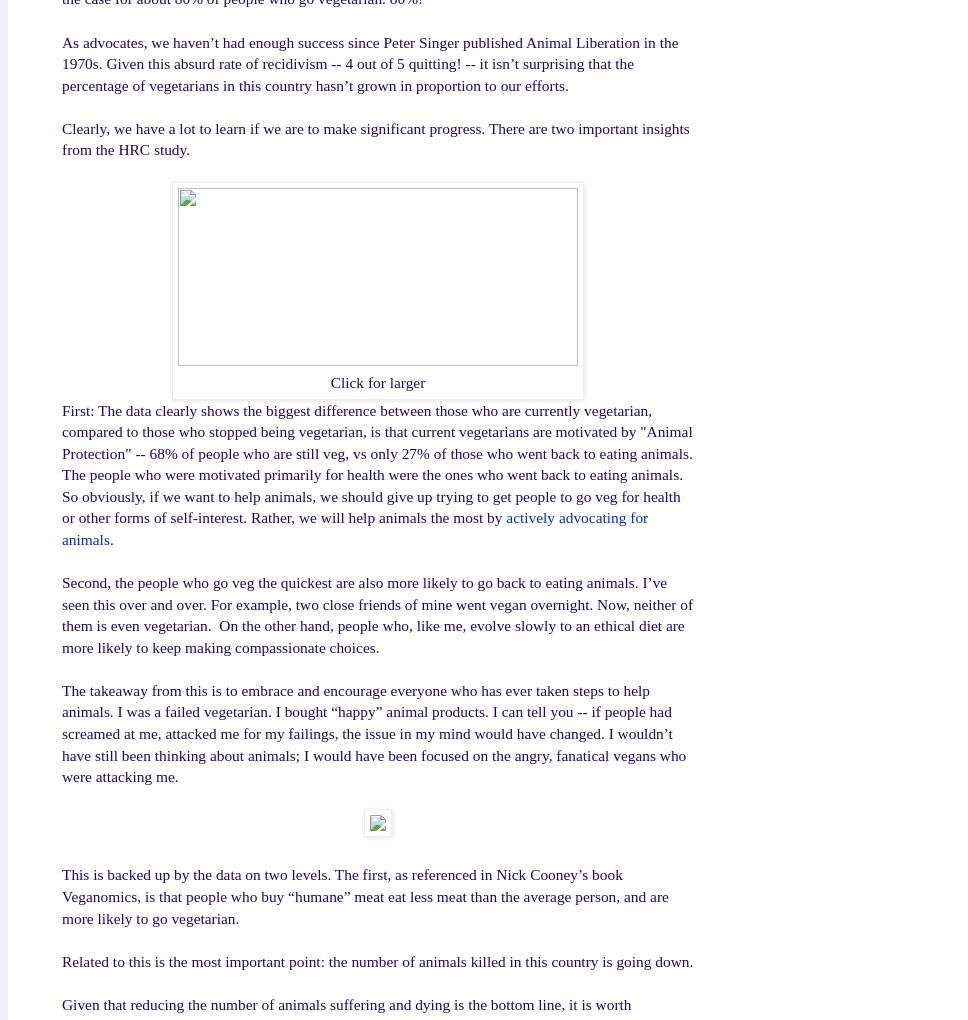 Image resolution: width=968 pixels, height=1020 pixels. I want to click on 'The takeaway from this is to embrace and encourage everyone who has ever taken steps to help animals. I was a failed vegetarian. I bought “happy” animal products. I can tell you -- if people had screamed at me, attacked me for my failings, the issue in my mind would have changed. I wouldn’t have still been thinking about animals; I would have been focused on the angry, fanatical vegans who were attacking me.', so click(373, 732).